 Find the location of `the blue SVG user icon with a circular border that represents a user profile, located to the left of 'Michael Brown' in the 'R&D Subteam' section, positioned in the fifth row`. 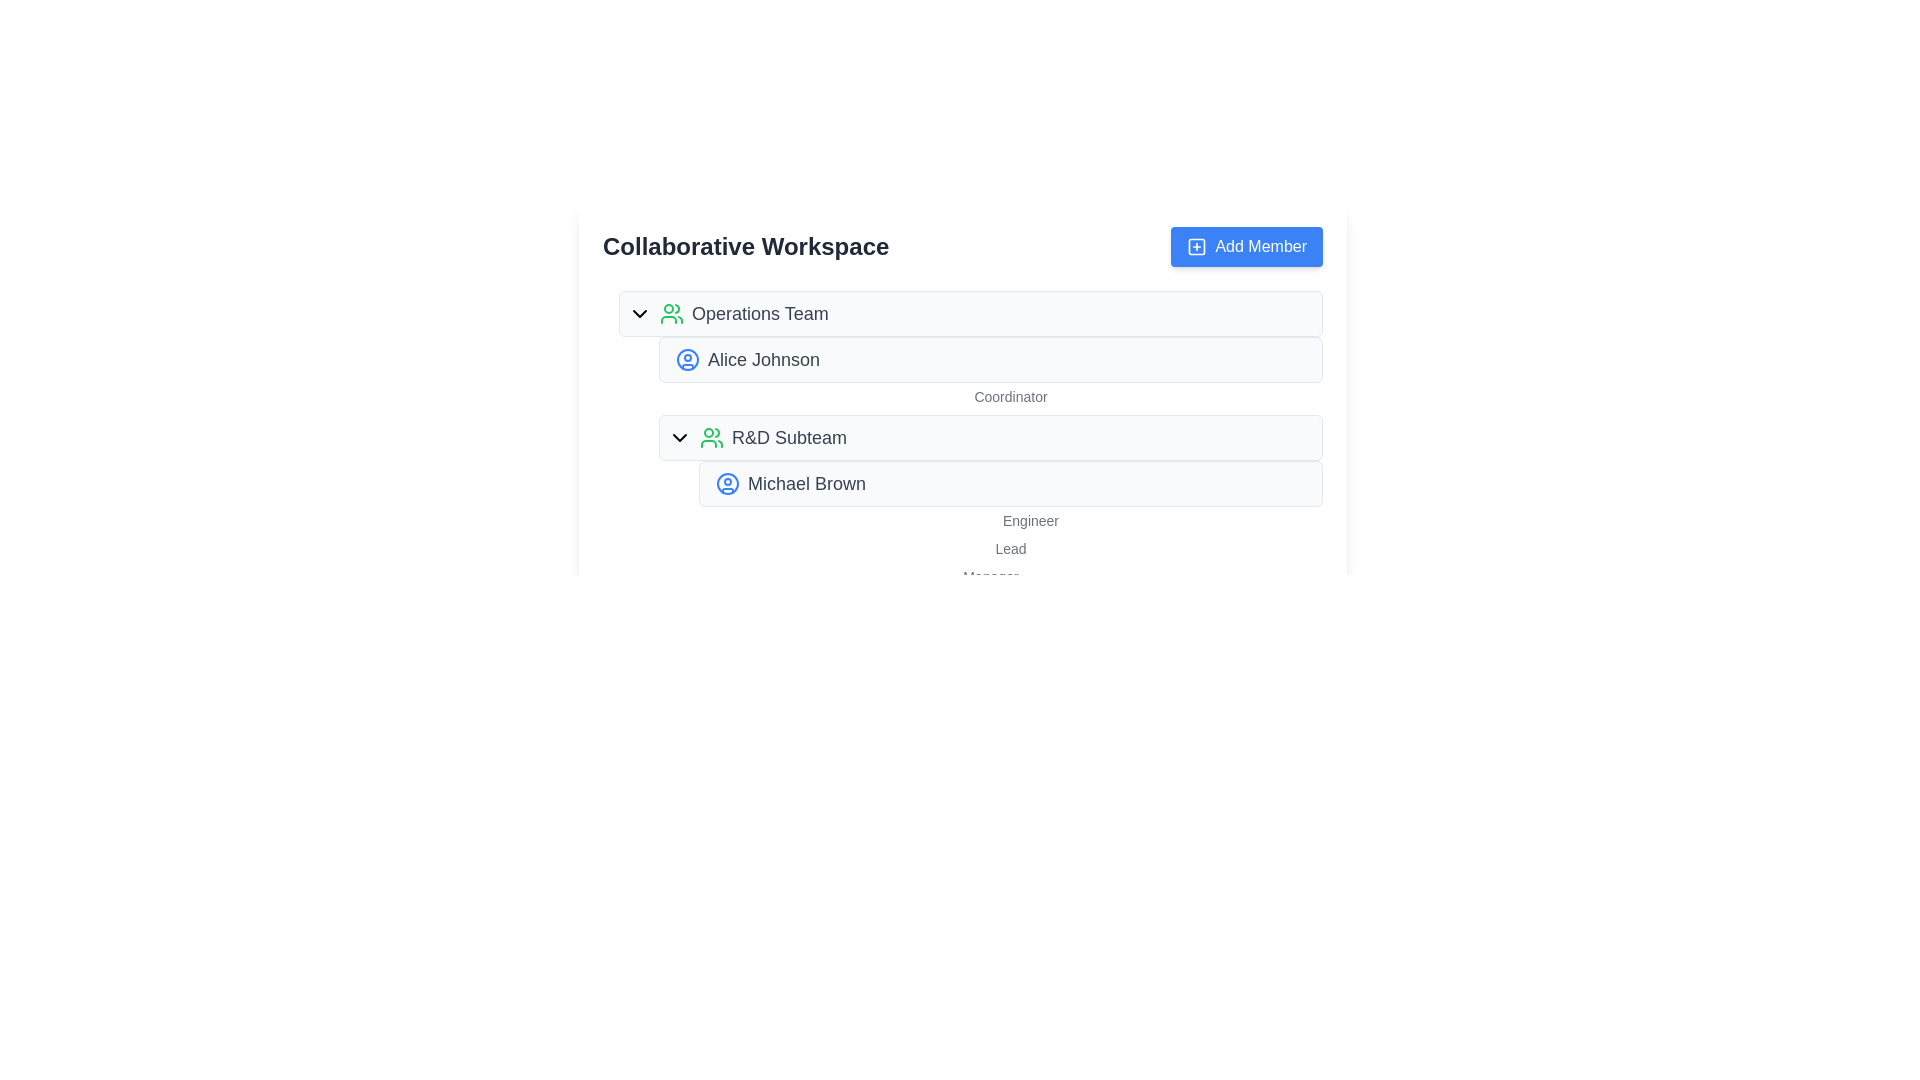

the blue SVG user icon with a circular border that represents a user profile, located to the left of 'Michael Brown' in the 'R&D Subteam' section, positioned in the fifth row is located at coordinates (727, 483).